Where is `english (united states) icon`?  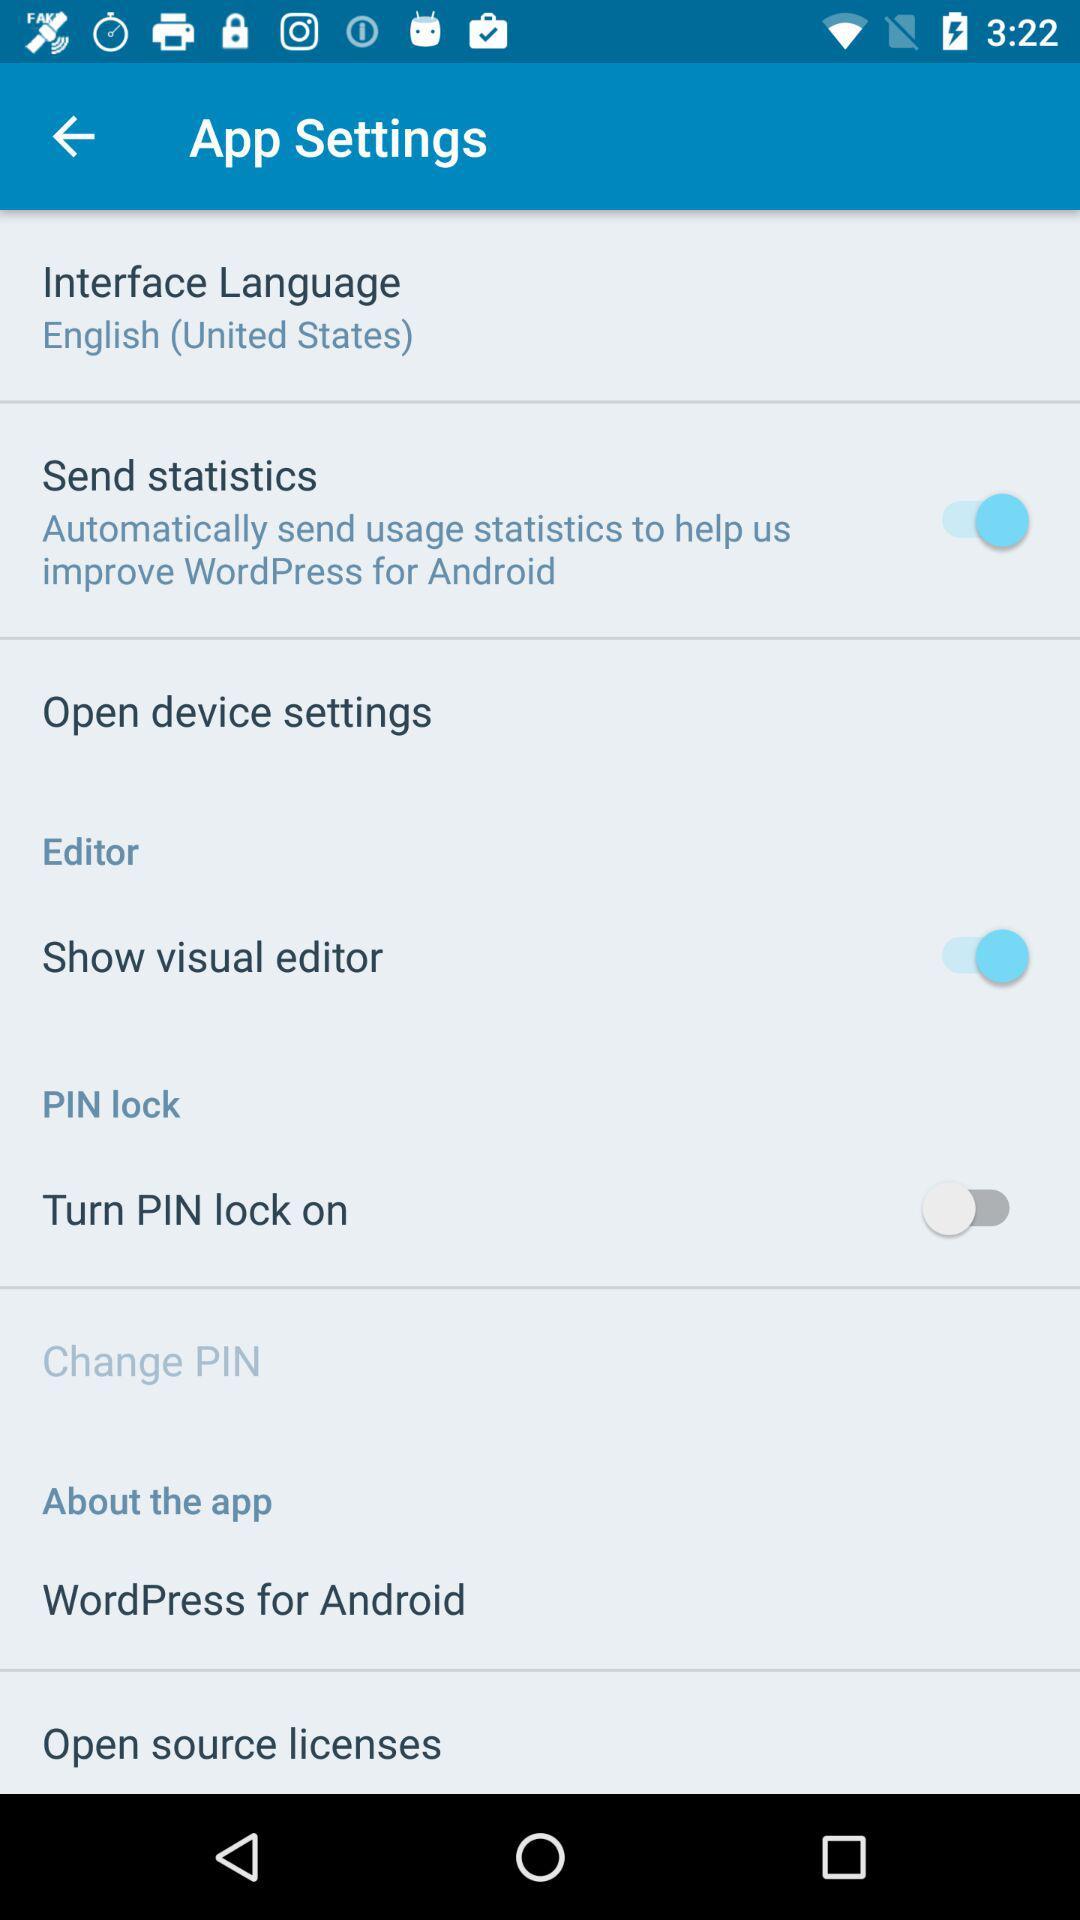
english (united states) icon is located at coordinates (226, 333).